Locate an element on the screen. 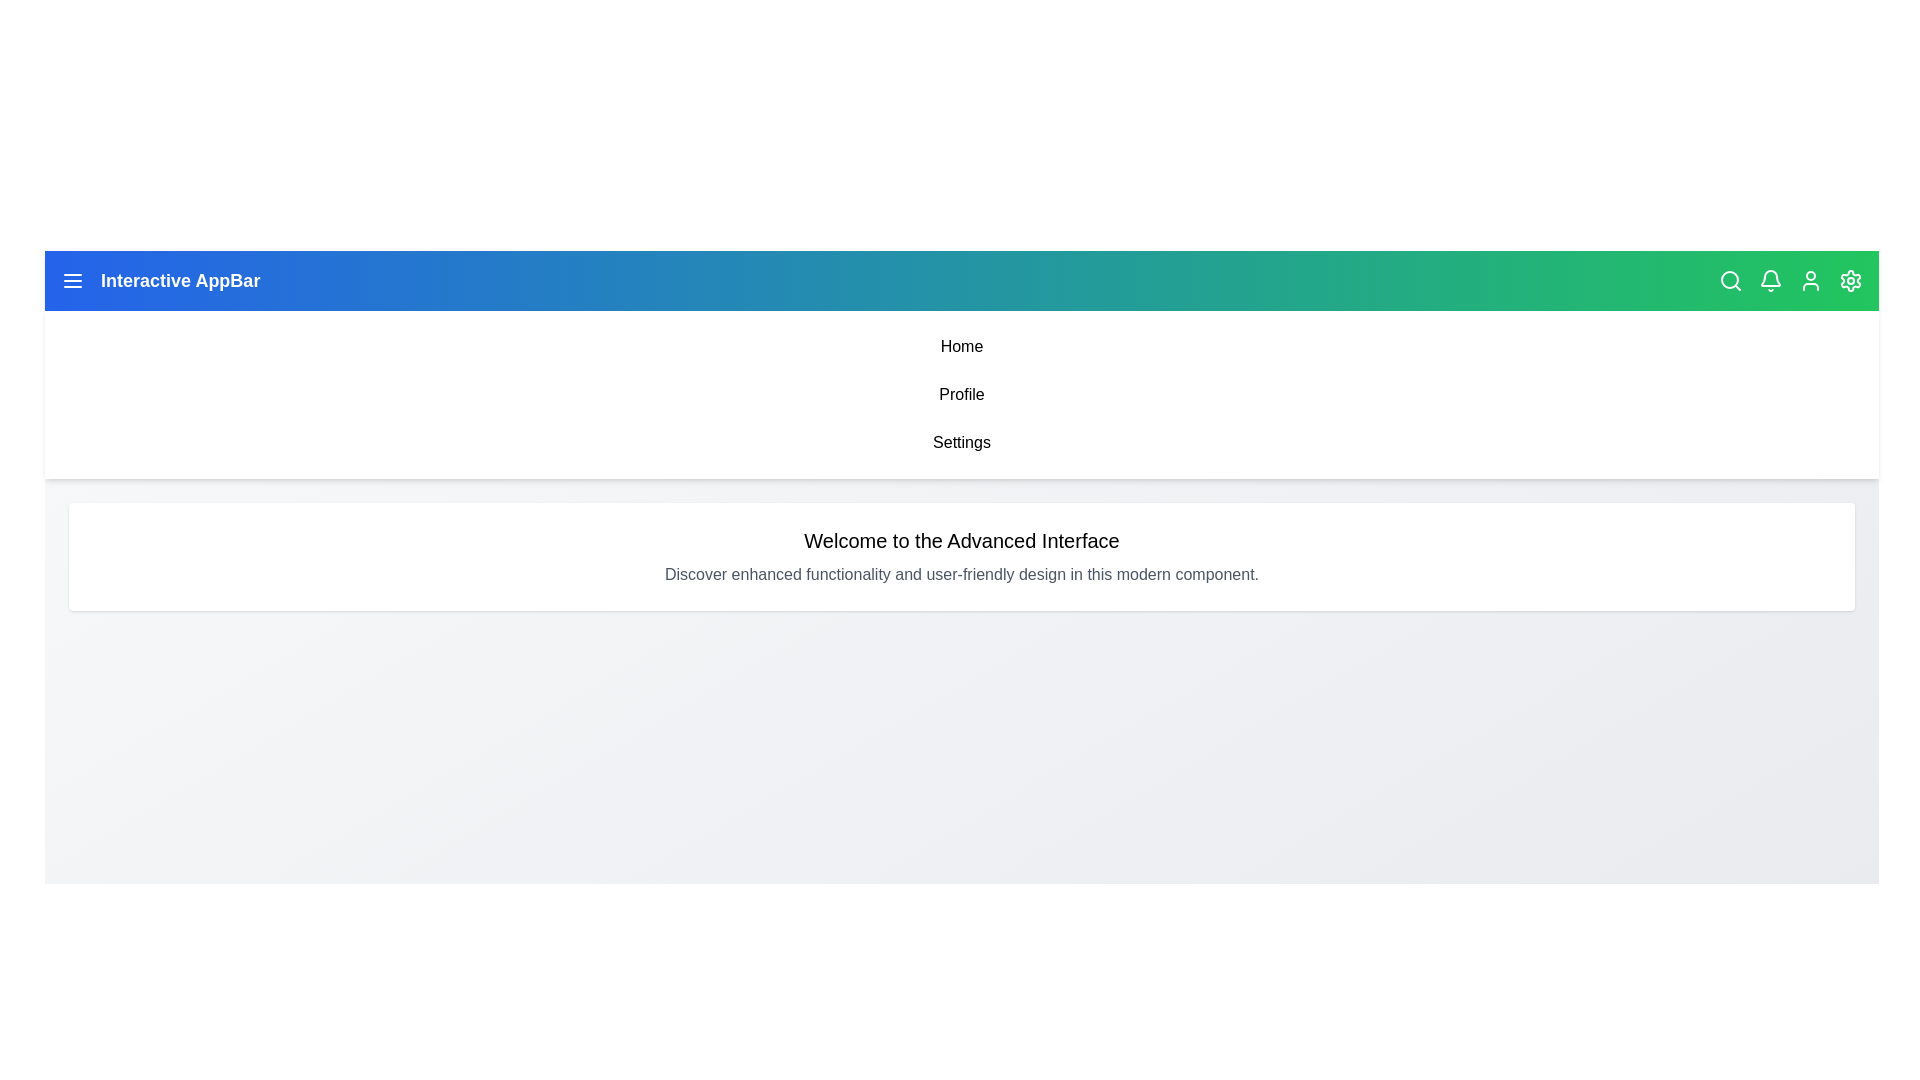  the header text 'Interactive AppBar' is located at coordinates (180, 281).